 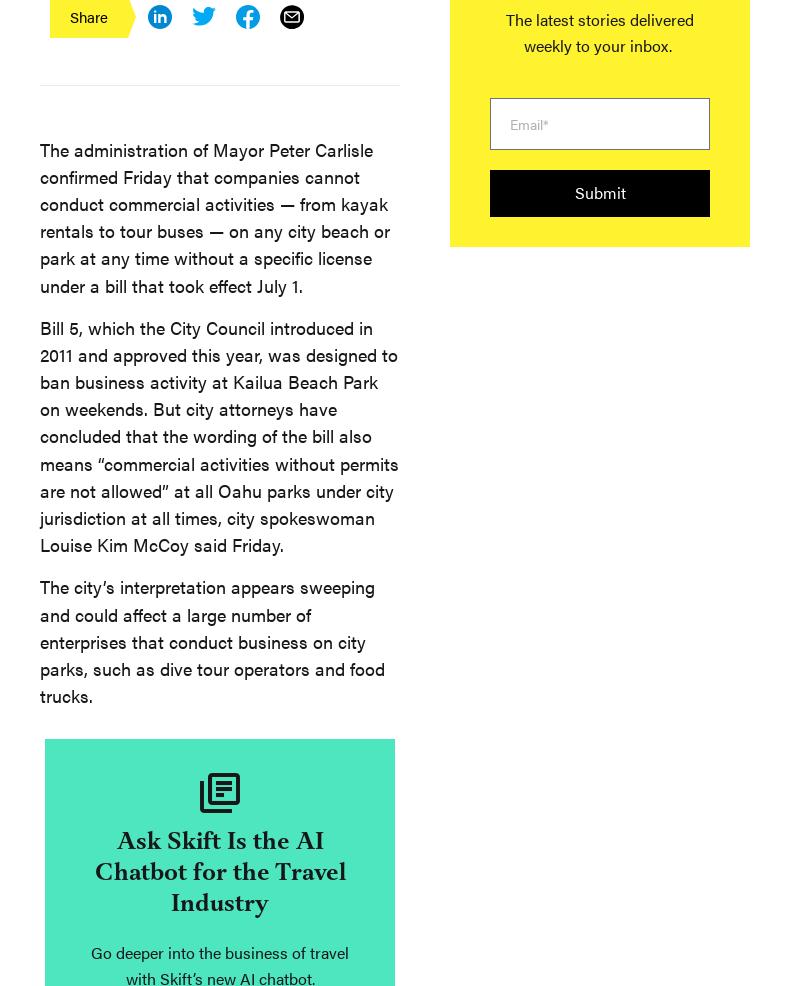 What do you see at coordinates (237, 432) in the screenshot?
I see `'Q&A: IAG Loyalty CEO on the New Age of Customer Loyalty'` at bounding box center [237, 432].